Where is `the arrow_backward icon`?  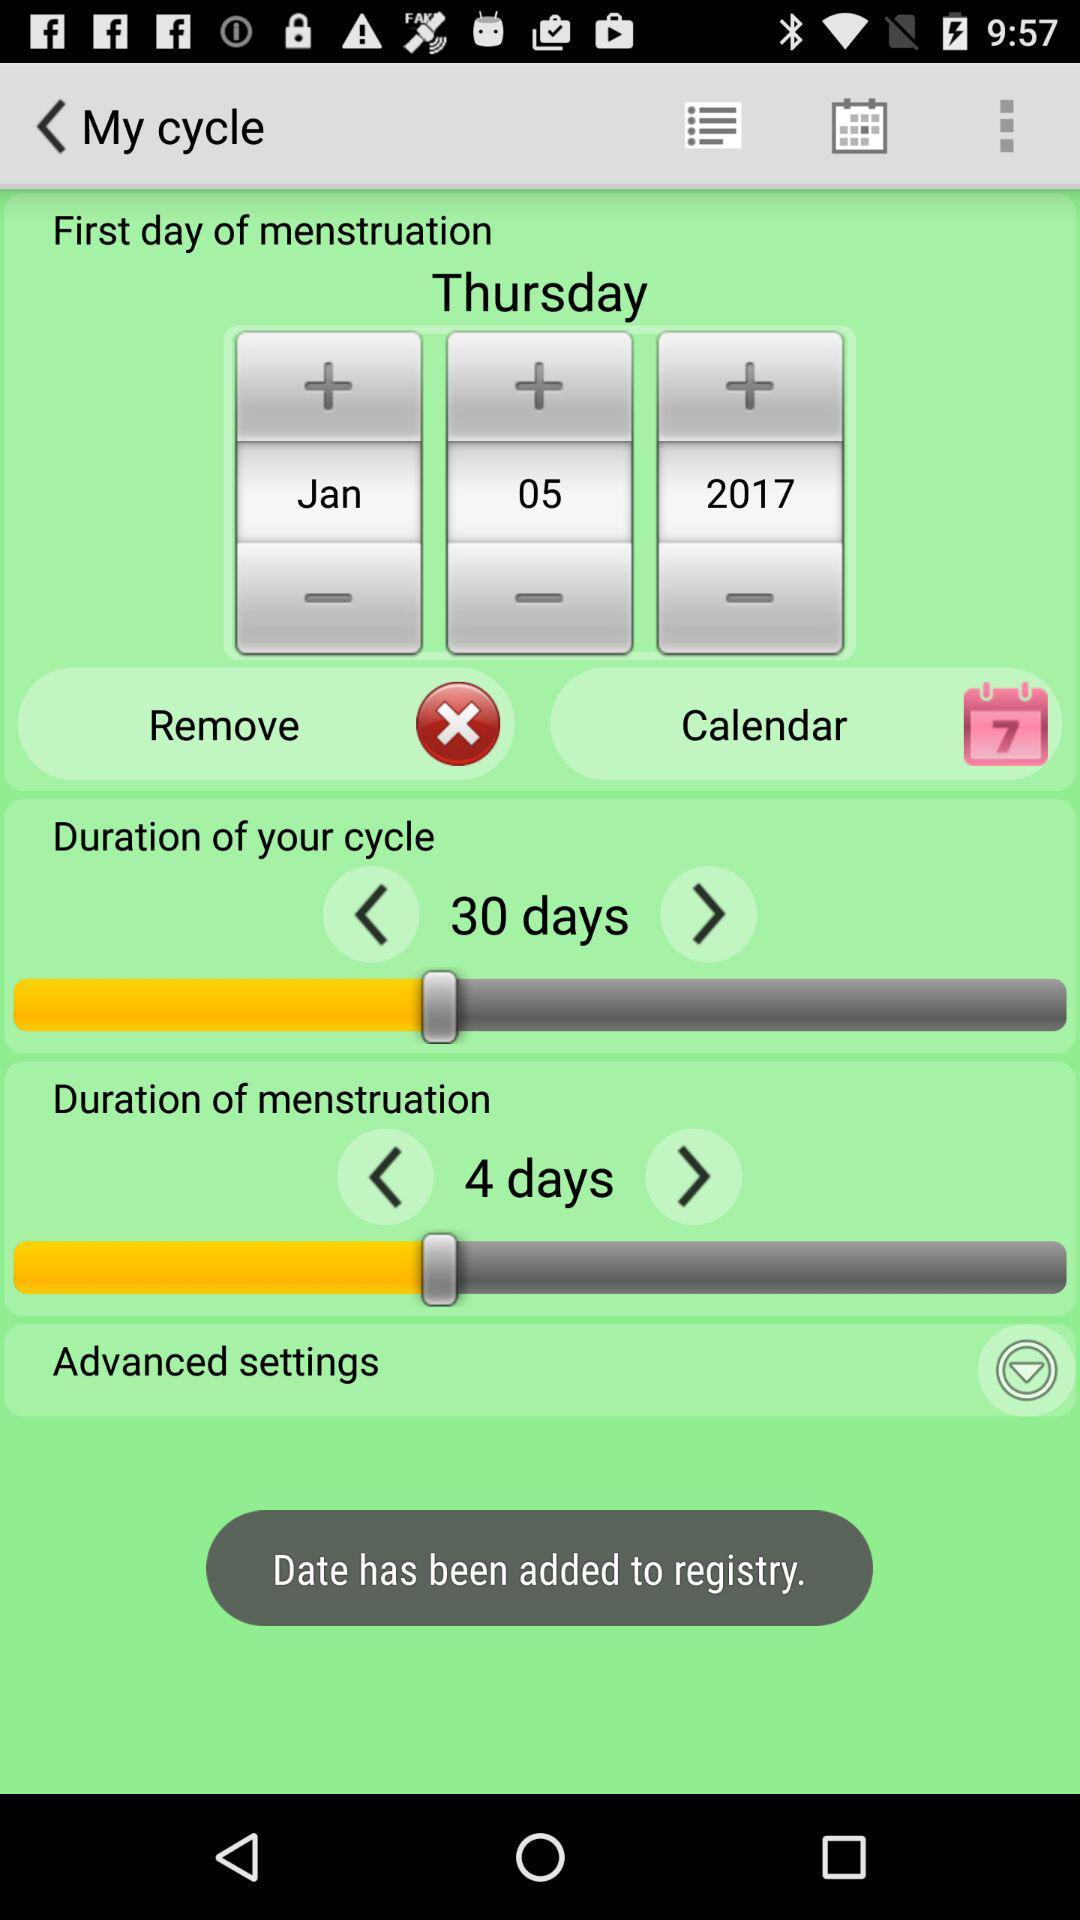 the arrow_backward icon is located at coordinates (371, 978).